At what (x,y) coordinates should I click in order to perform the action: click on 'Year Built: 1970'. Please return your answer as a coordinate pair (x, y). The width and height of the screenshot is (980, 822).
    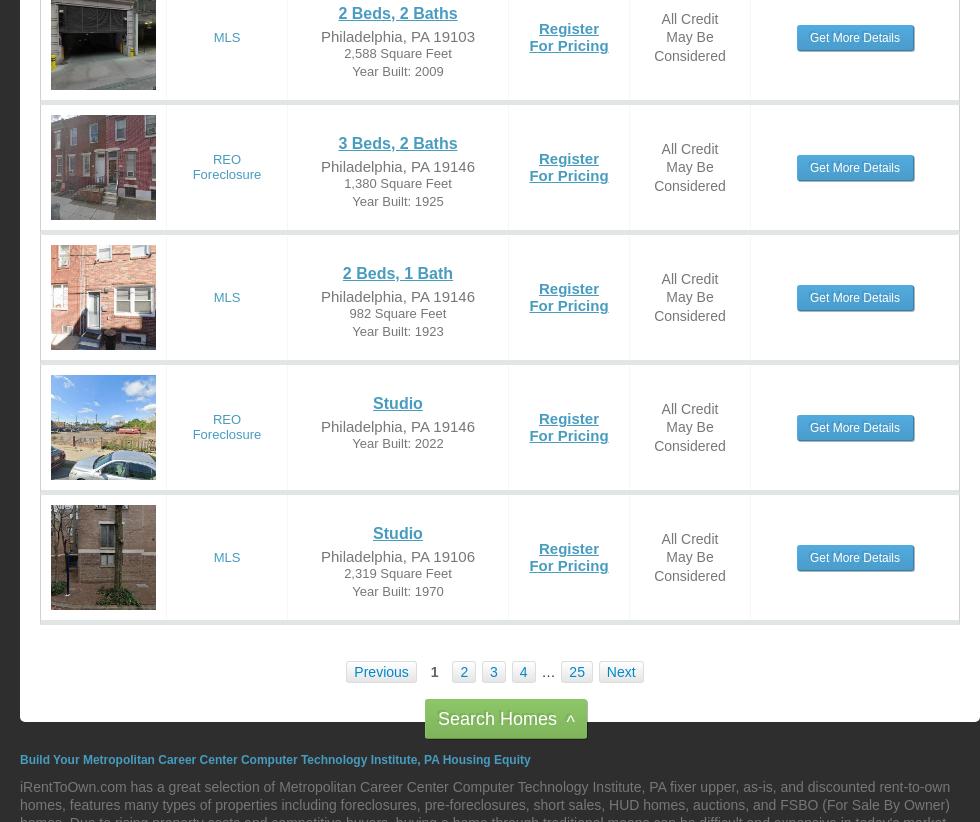
    Looking at the image, I should click on (397, 589).